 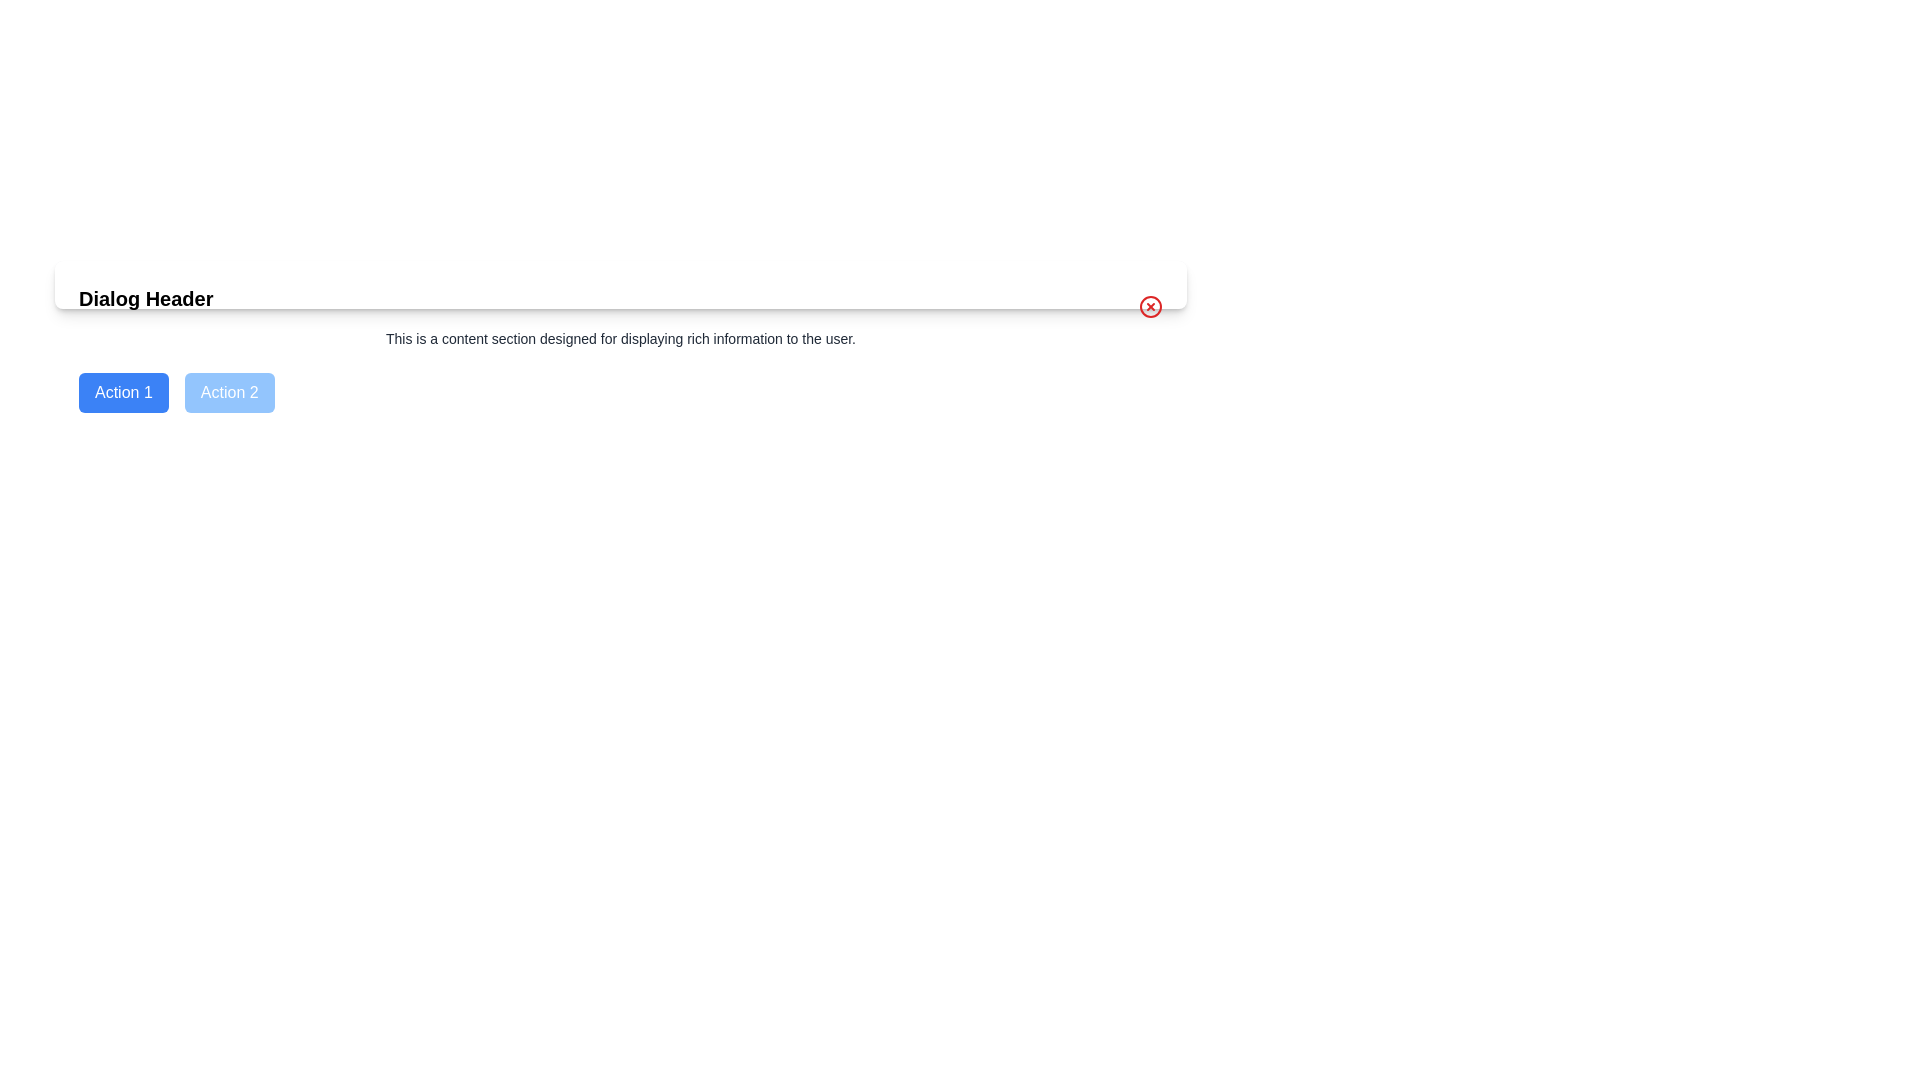 What do you see at coordinates (229, 393) in the screenshot?
I see `the 'Action 2' button` at bounding box center [229, 393].